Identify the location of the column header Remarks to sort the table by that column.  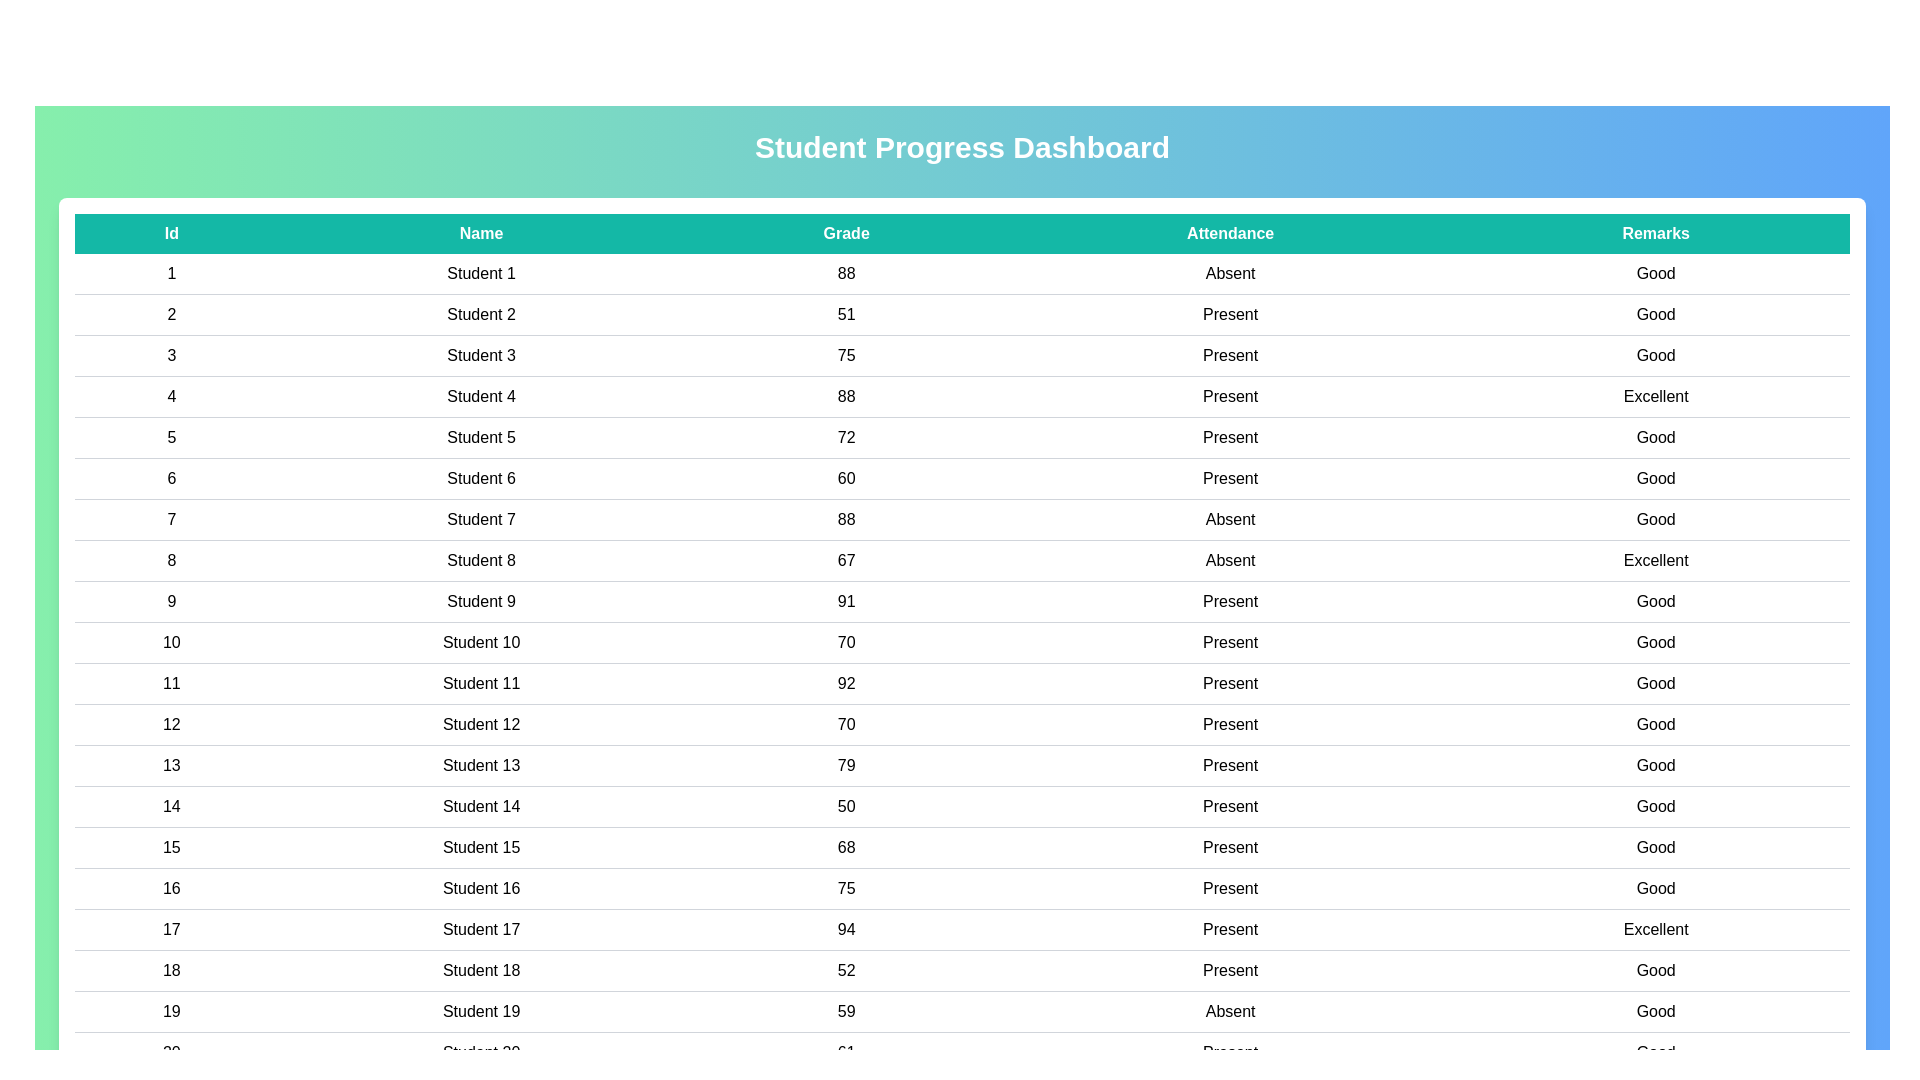
(1656, 233).